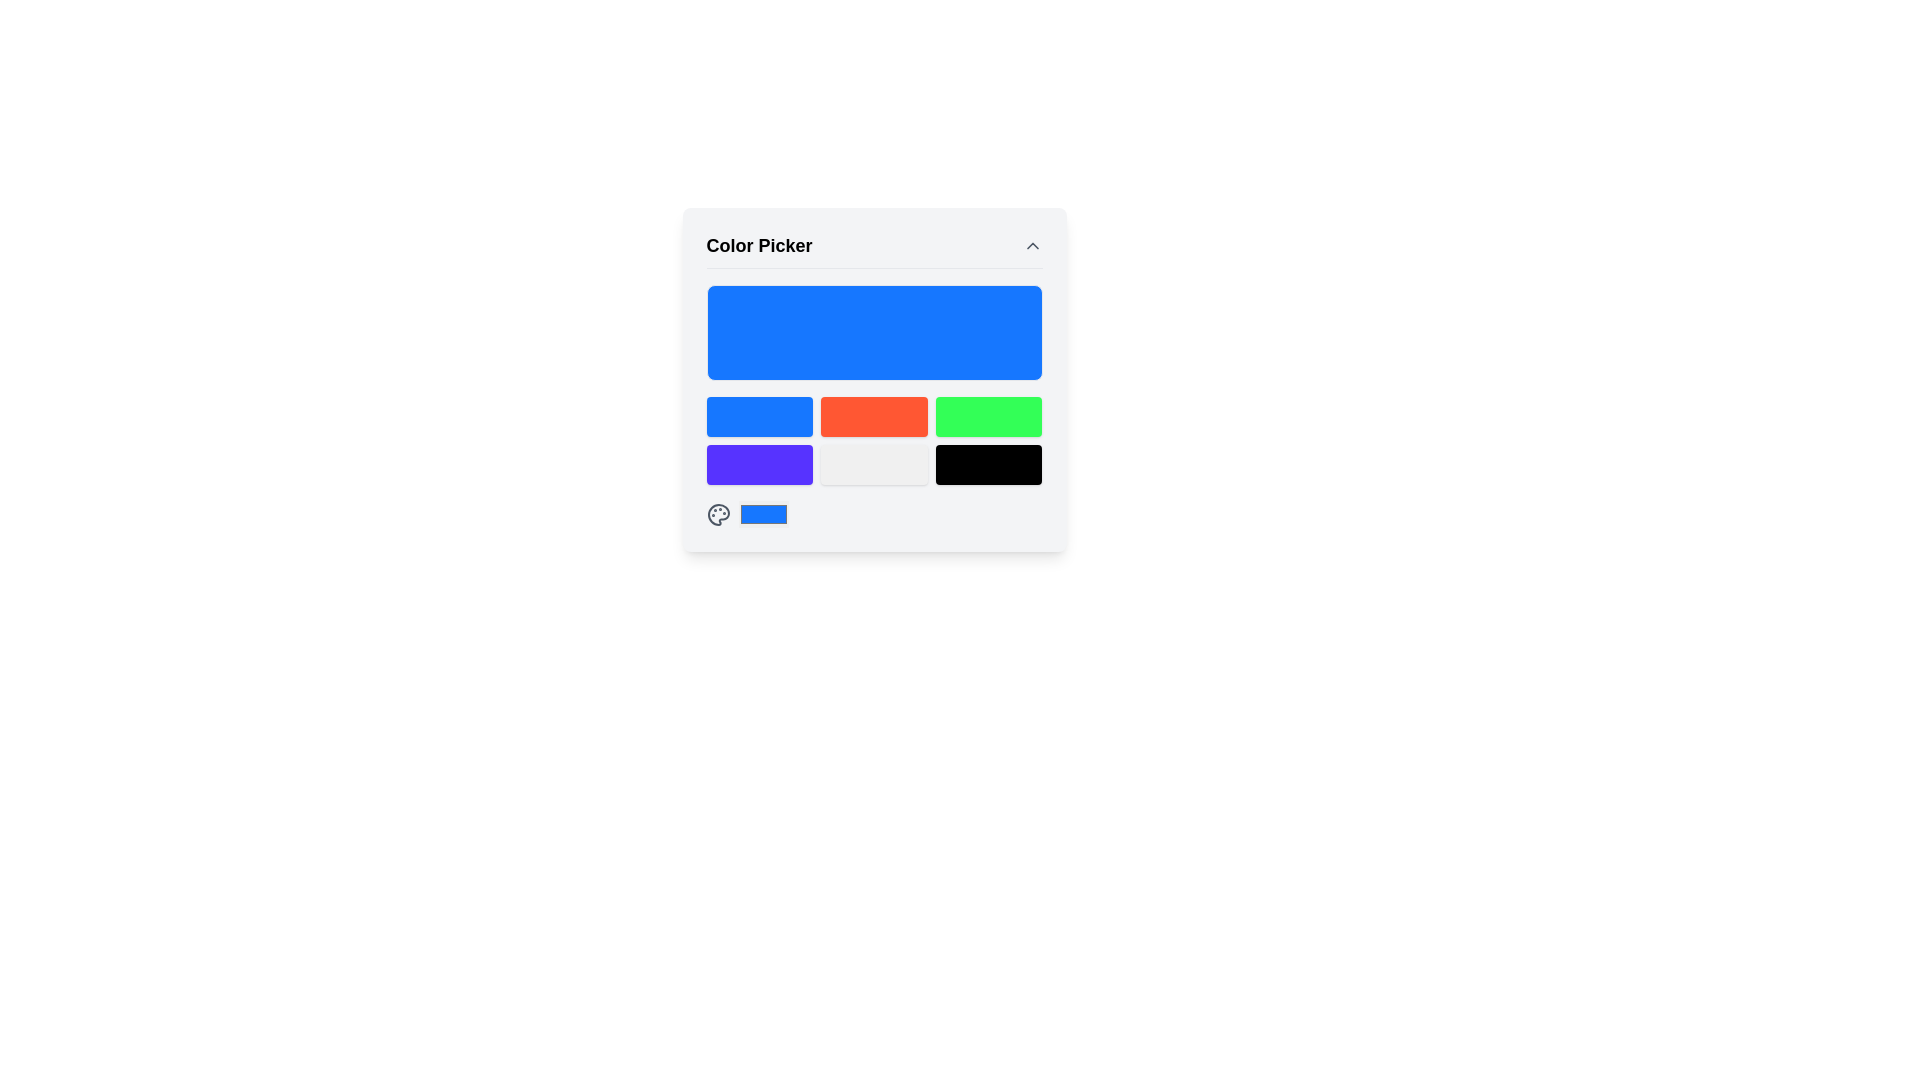  What do you see at coordinates (874, 400) in the screenshot?
I see `the selectable color choice rectangle representing the red color in the palette` at bounding box center [874, 400].